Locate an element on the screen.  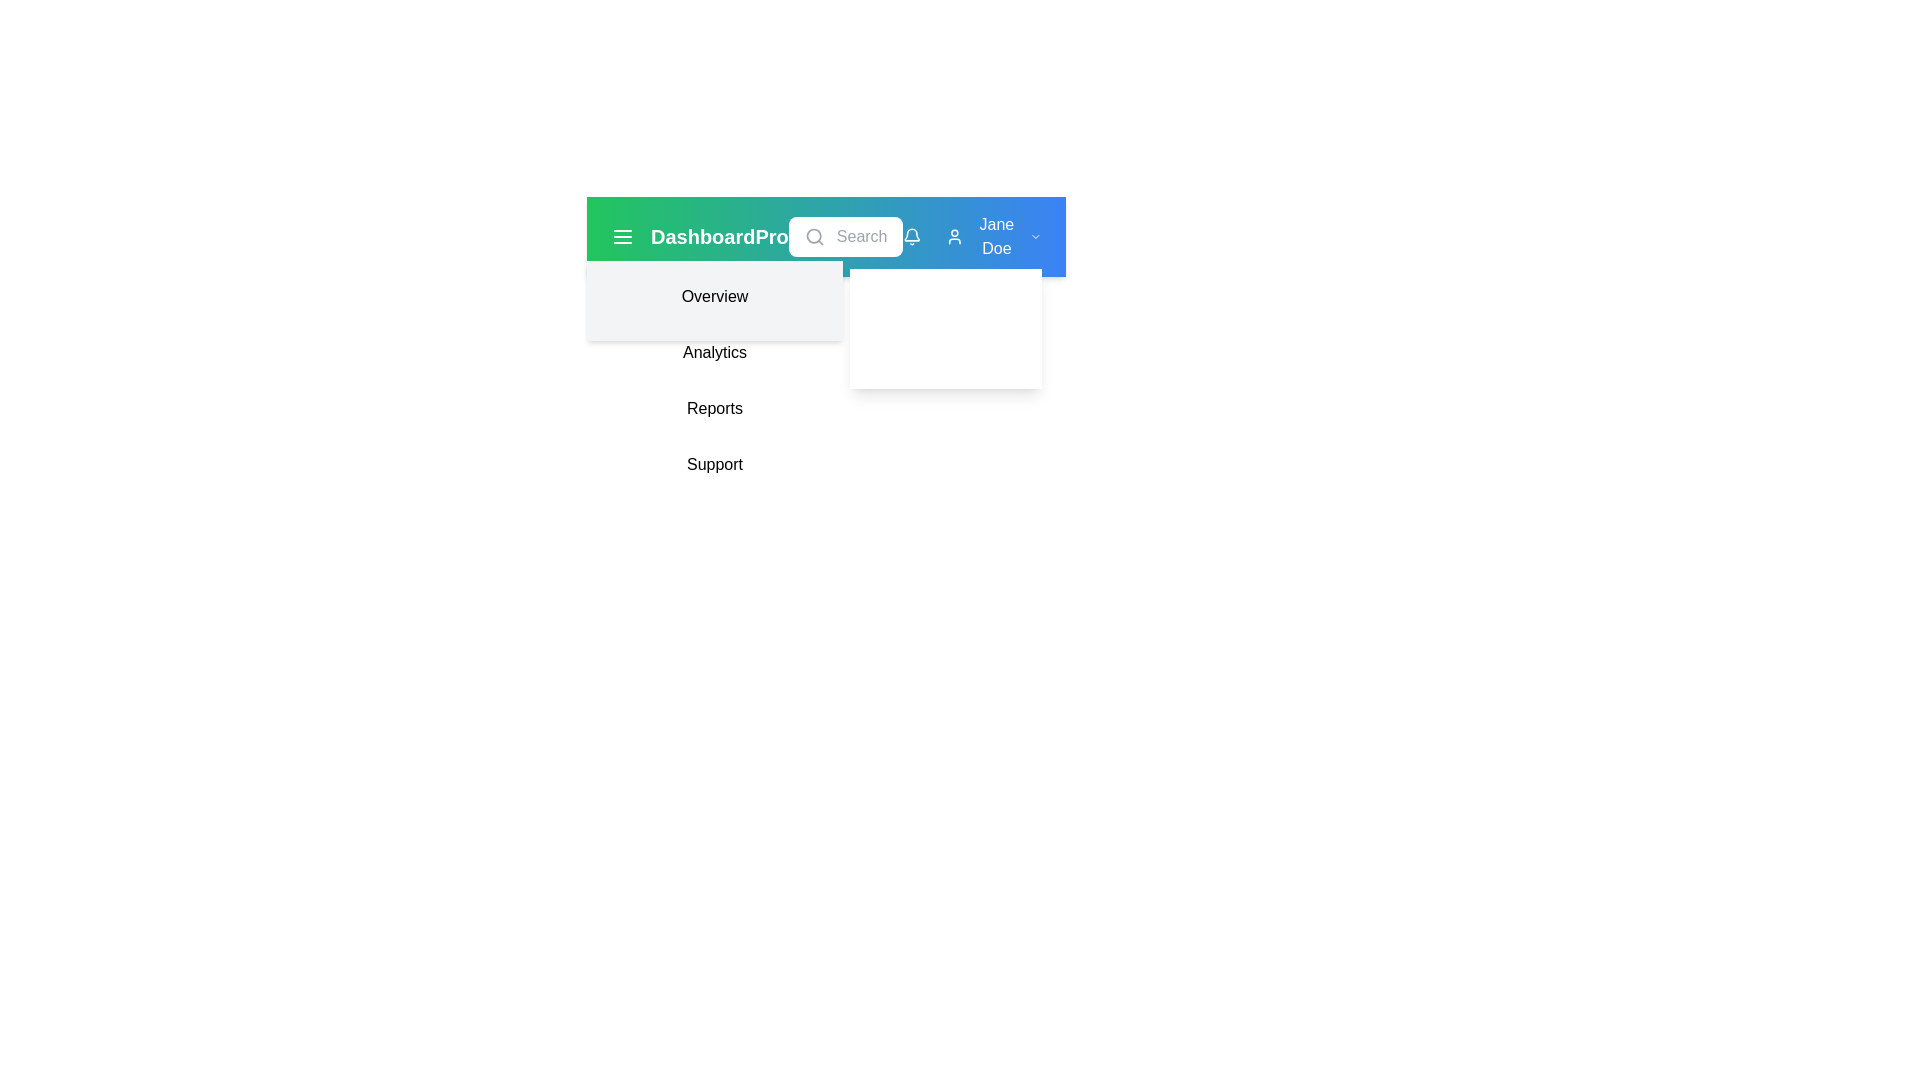
the bell-shaped icon located to the left of the profile icon is located at coordinates (911, 235).